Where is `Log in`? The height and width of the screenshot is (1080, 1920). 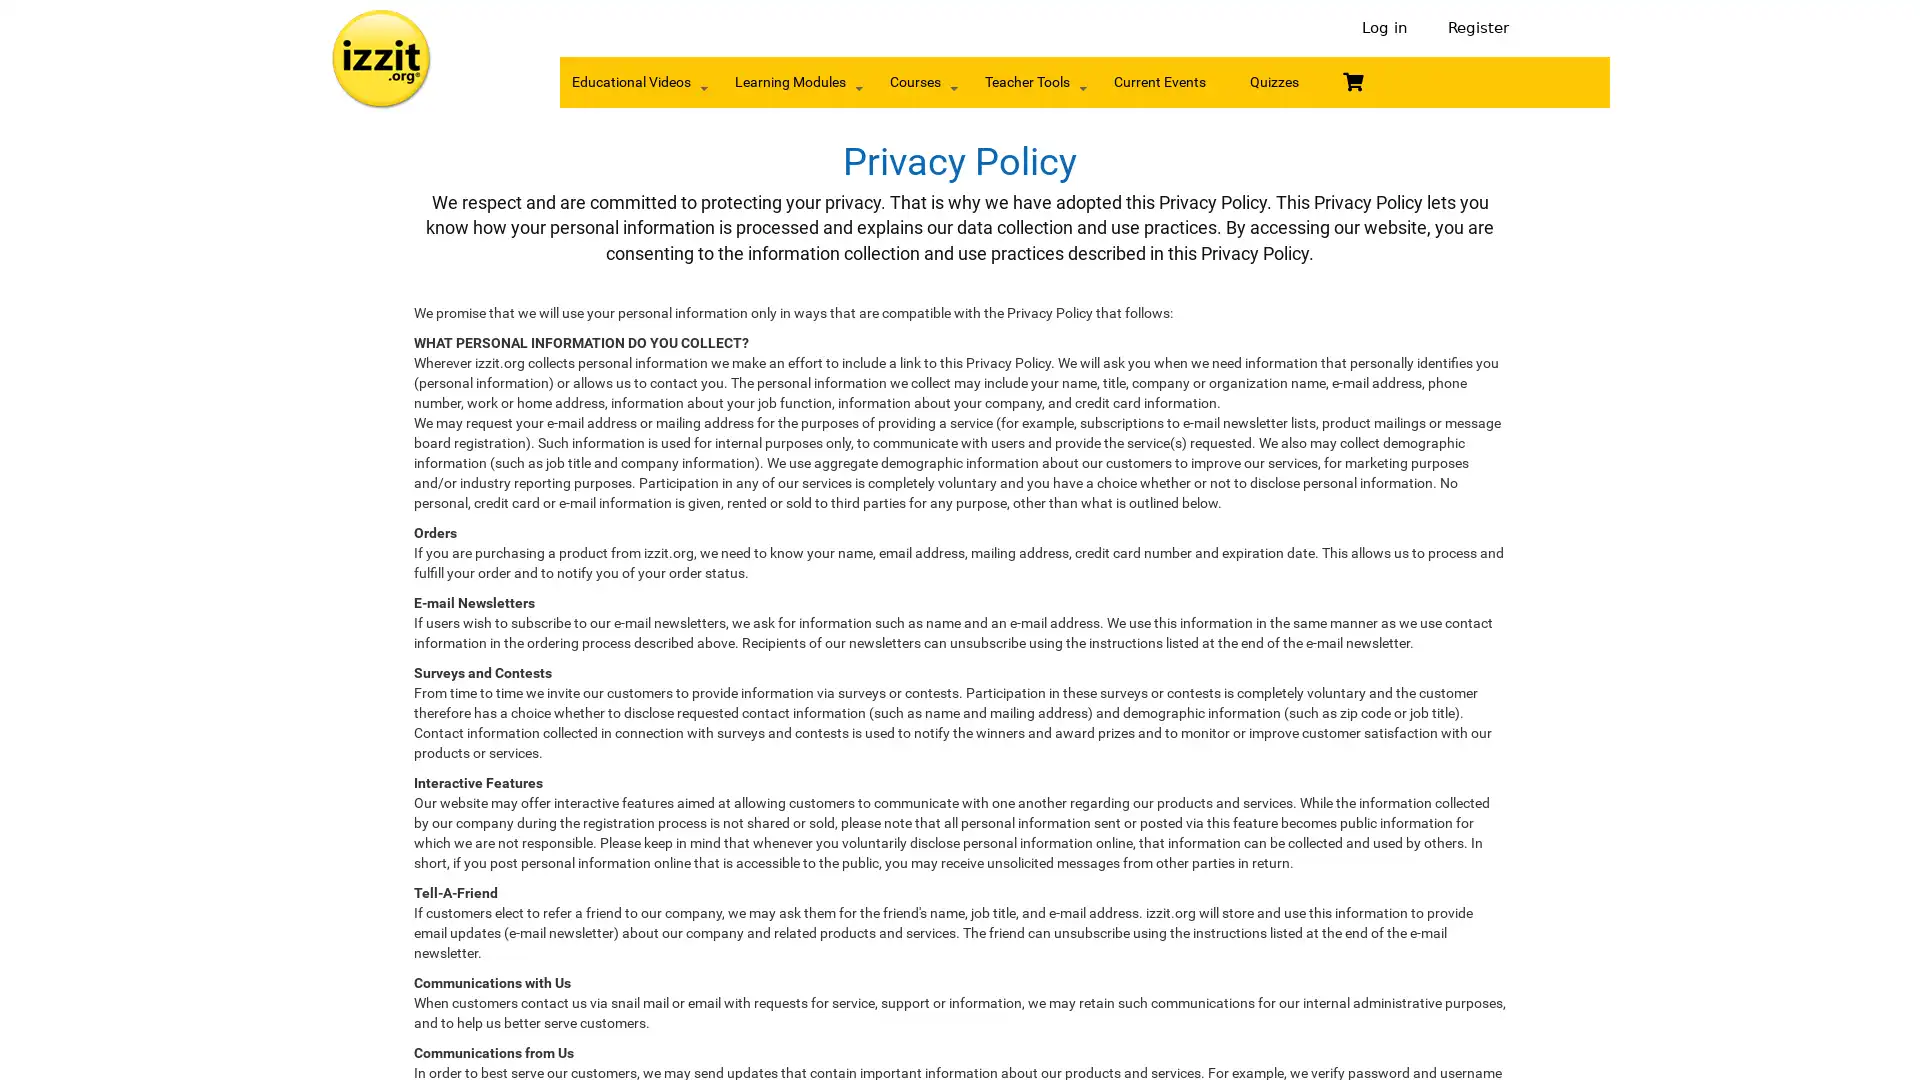 Log in is located at coordinates (1384, 28).